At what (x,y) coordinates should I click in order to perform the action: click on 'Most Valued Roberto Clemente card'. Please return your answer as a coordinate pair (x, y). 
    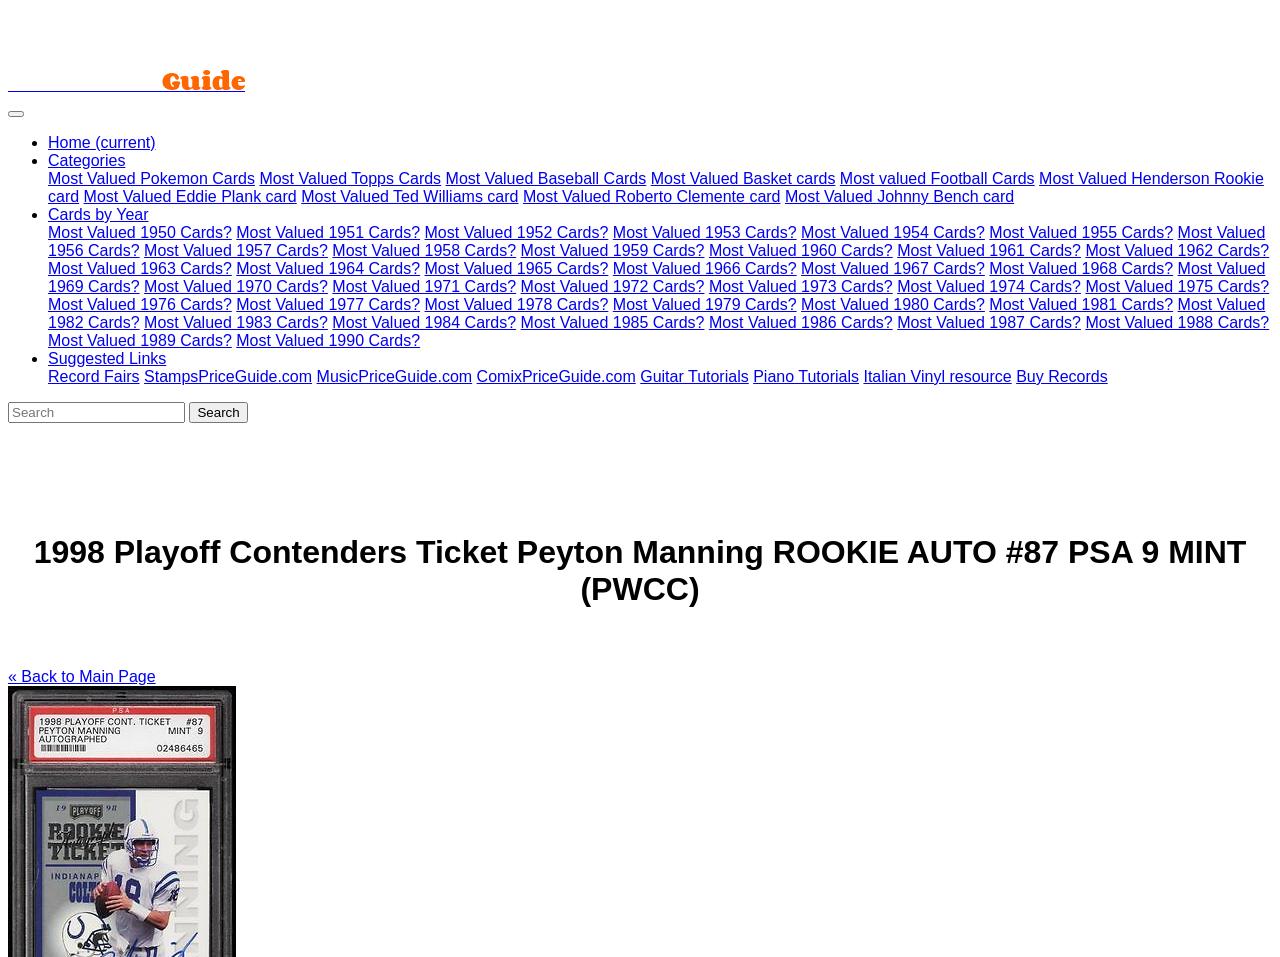
    Looking at the image, I should click on (651, 195).